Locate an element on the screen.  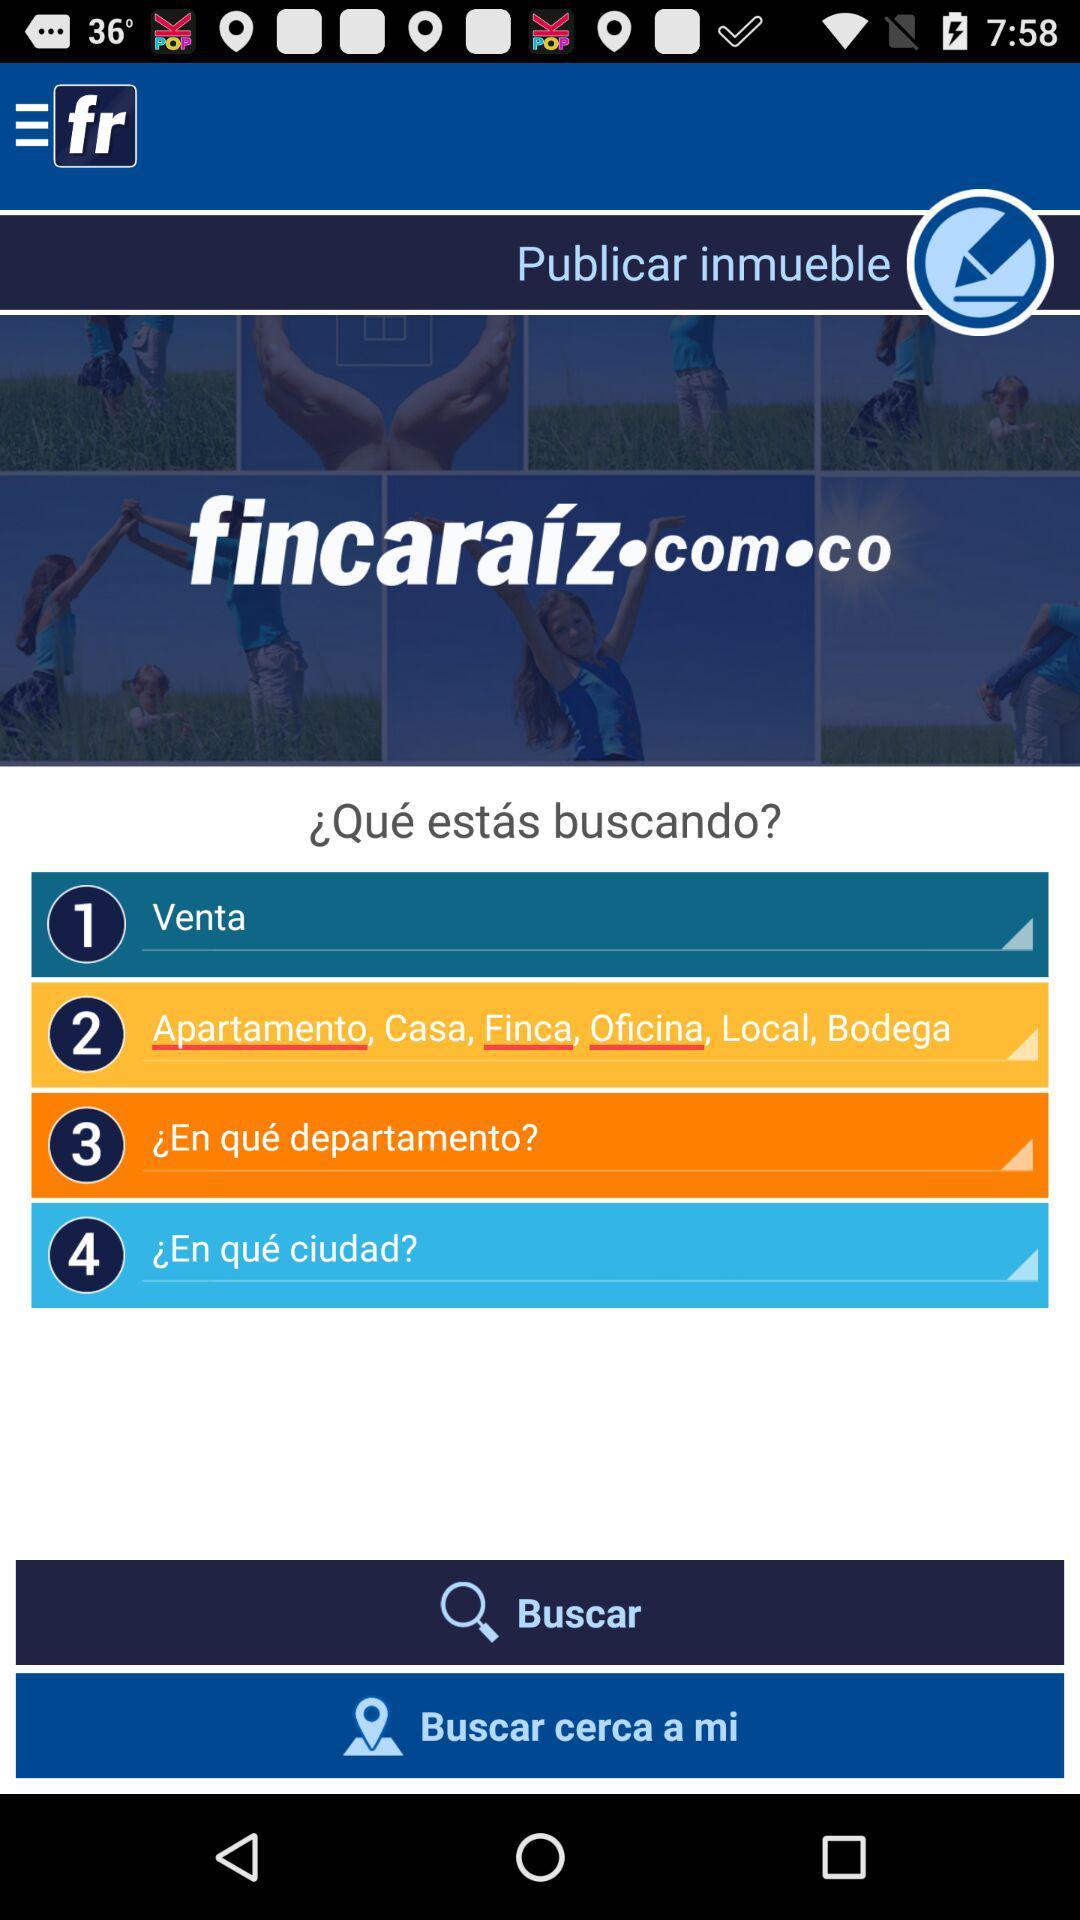
button to begin writing an advertisement is located at coordinates (979, 261).